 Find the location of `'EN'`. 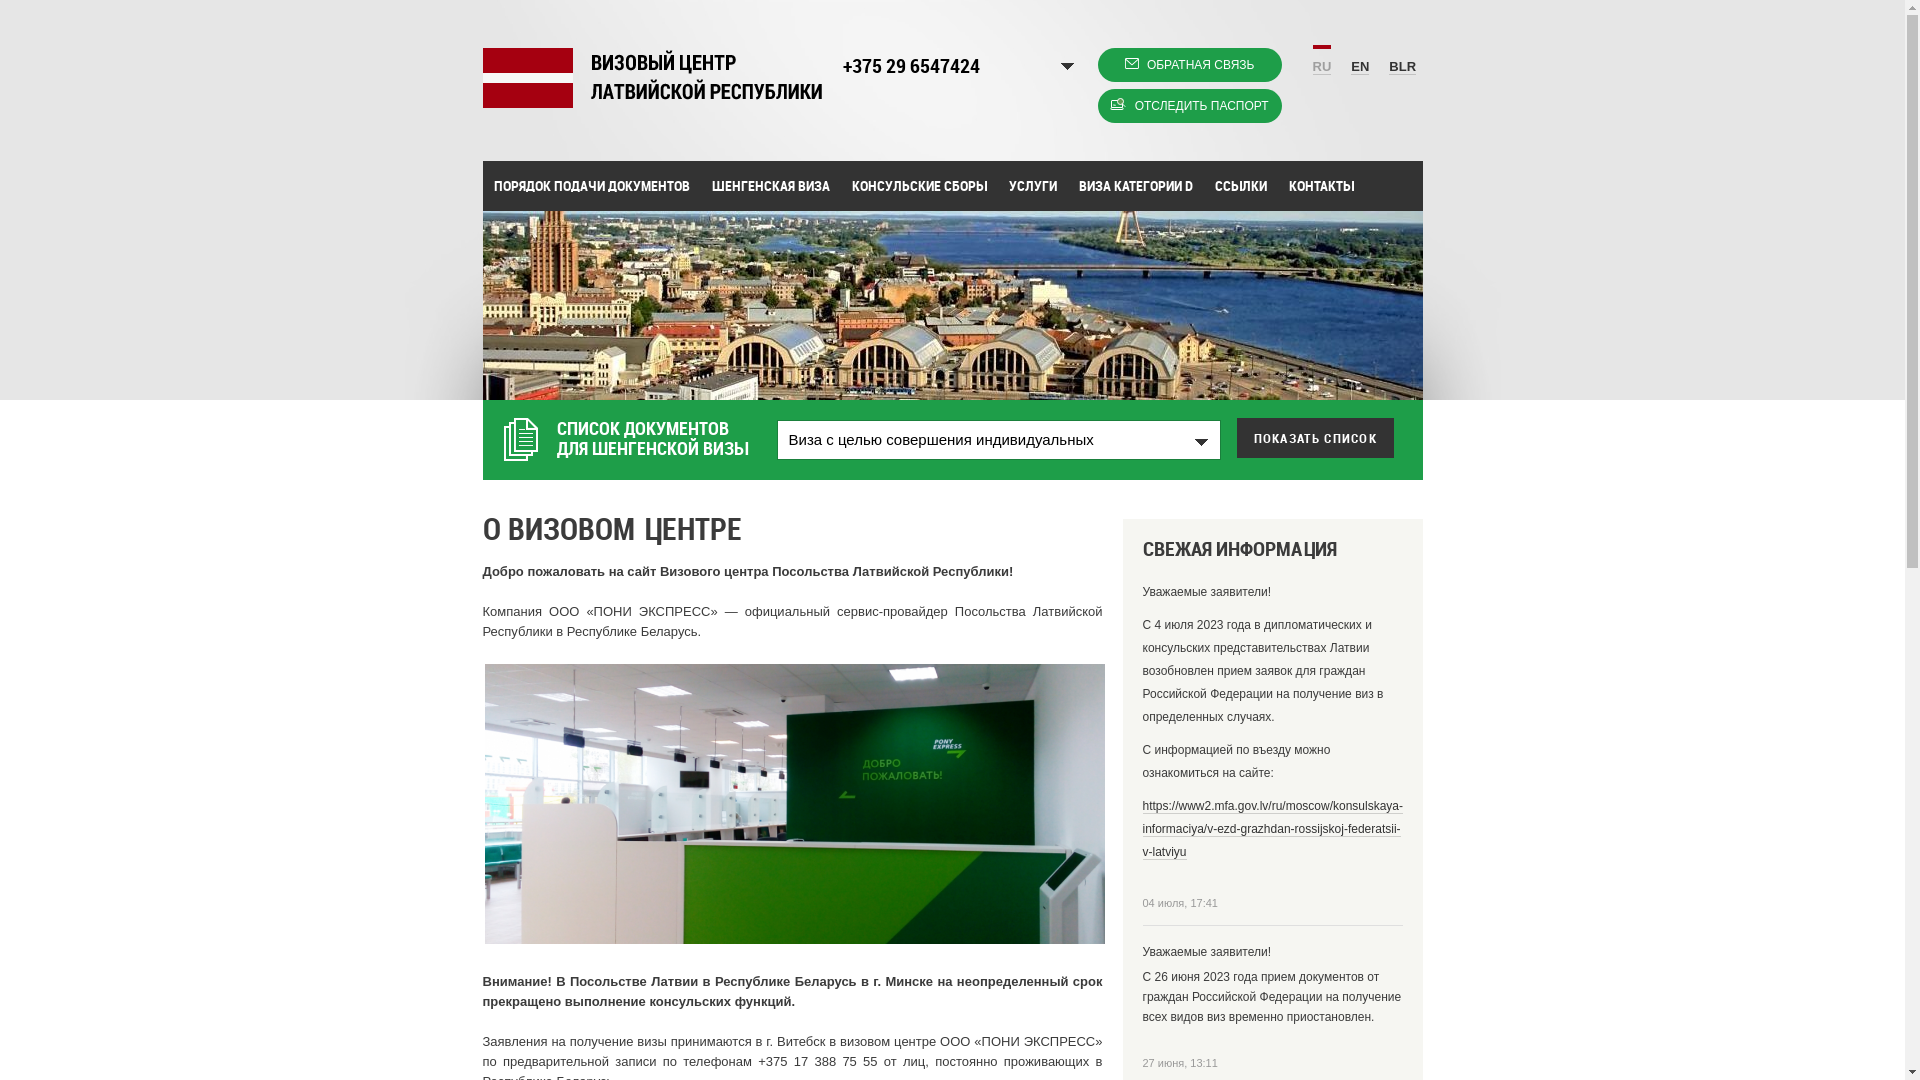

'EN' is located at coordinates (1359, 60).